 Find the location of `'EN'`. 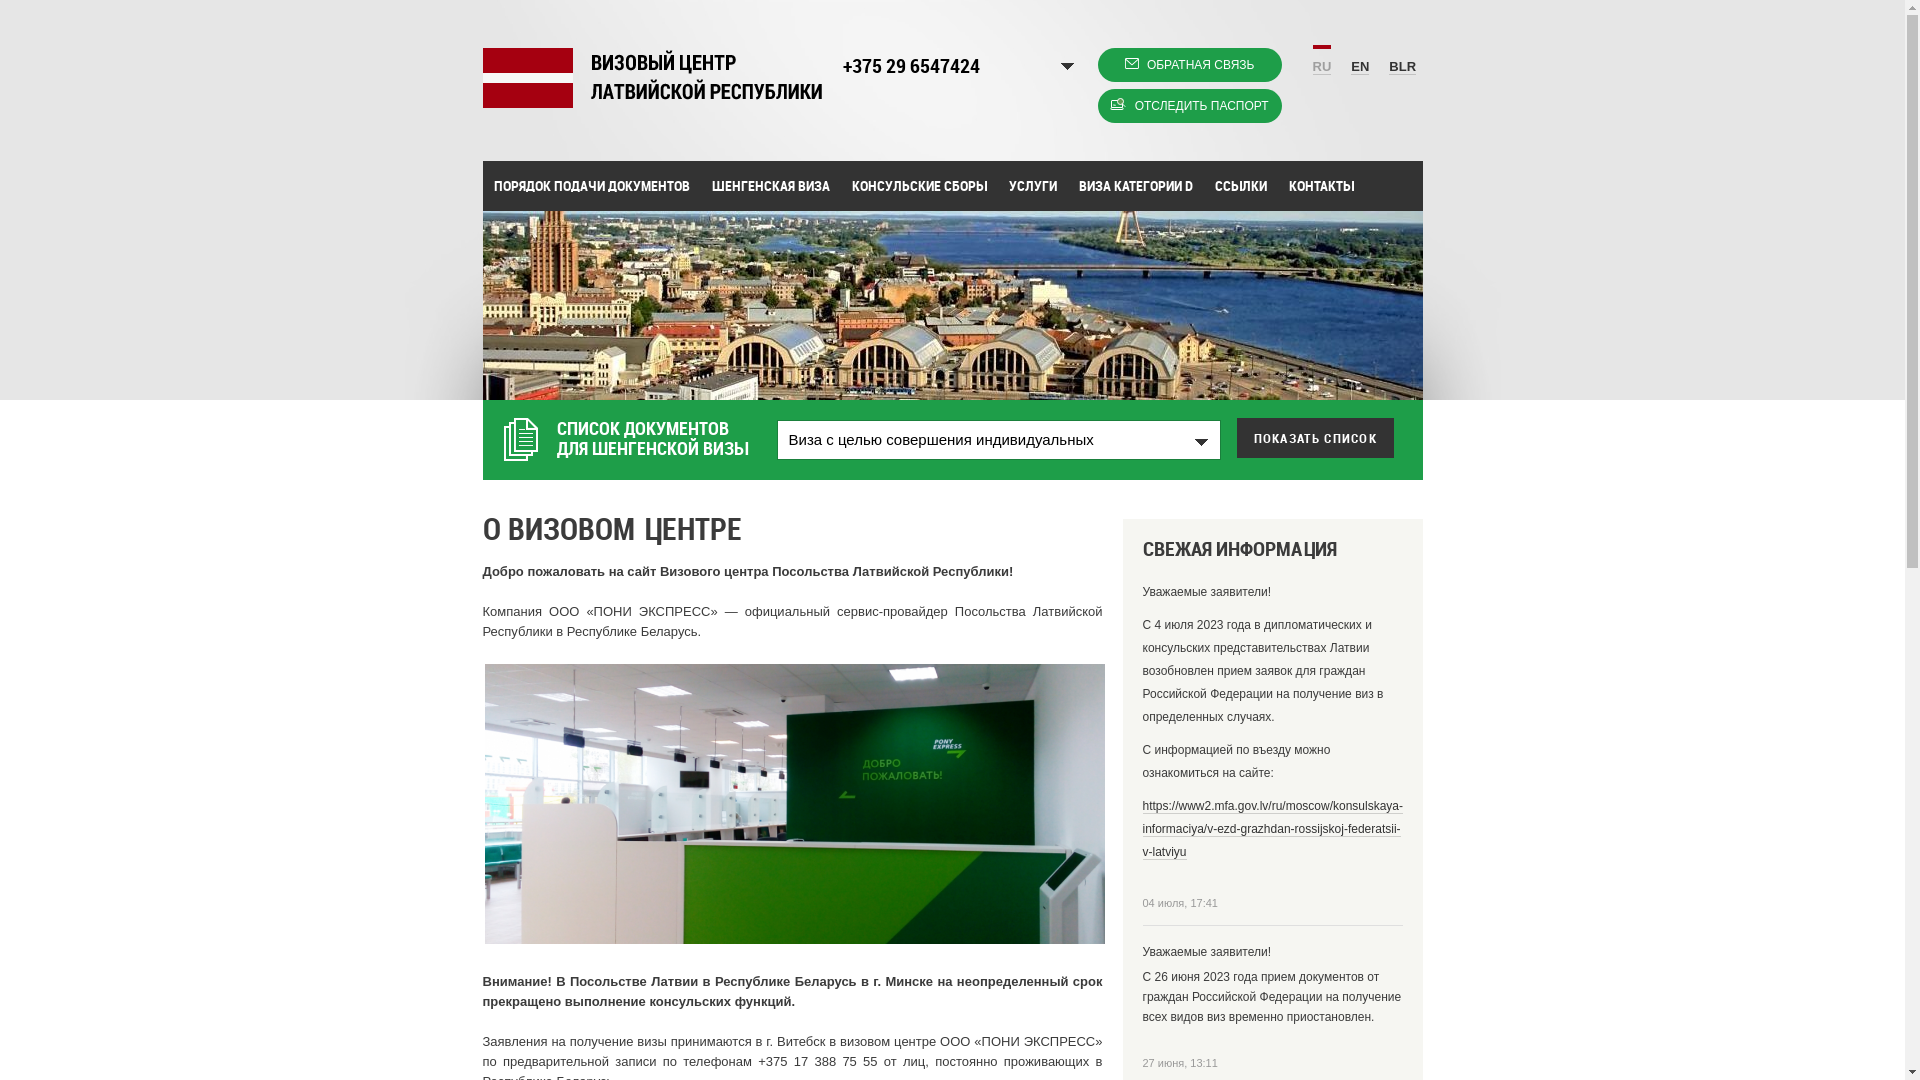

'EN' is located at coordinates (1359, 60).